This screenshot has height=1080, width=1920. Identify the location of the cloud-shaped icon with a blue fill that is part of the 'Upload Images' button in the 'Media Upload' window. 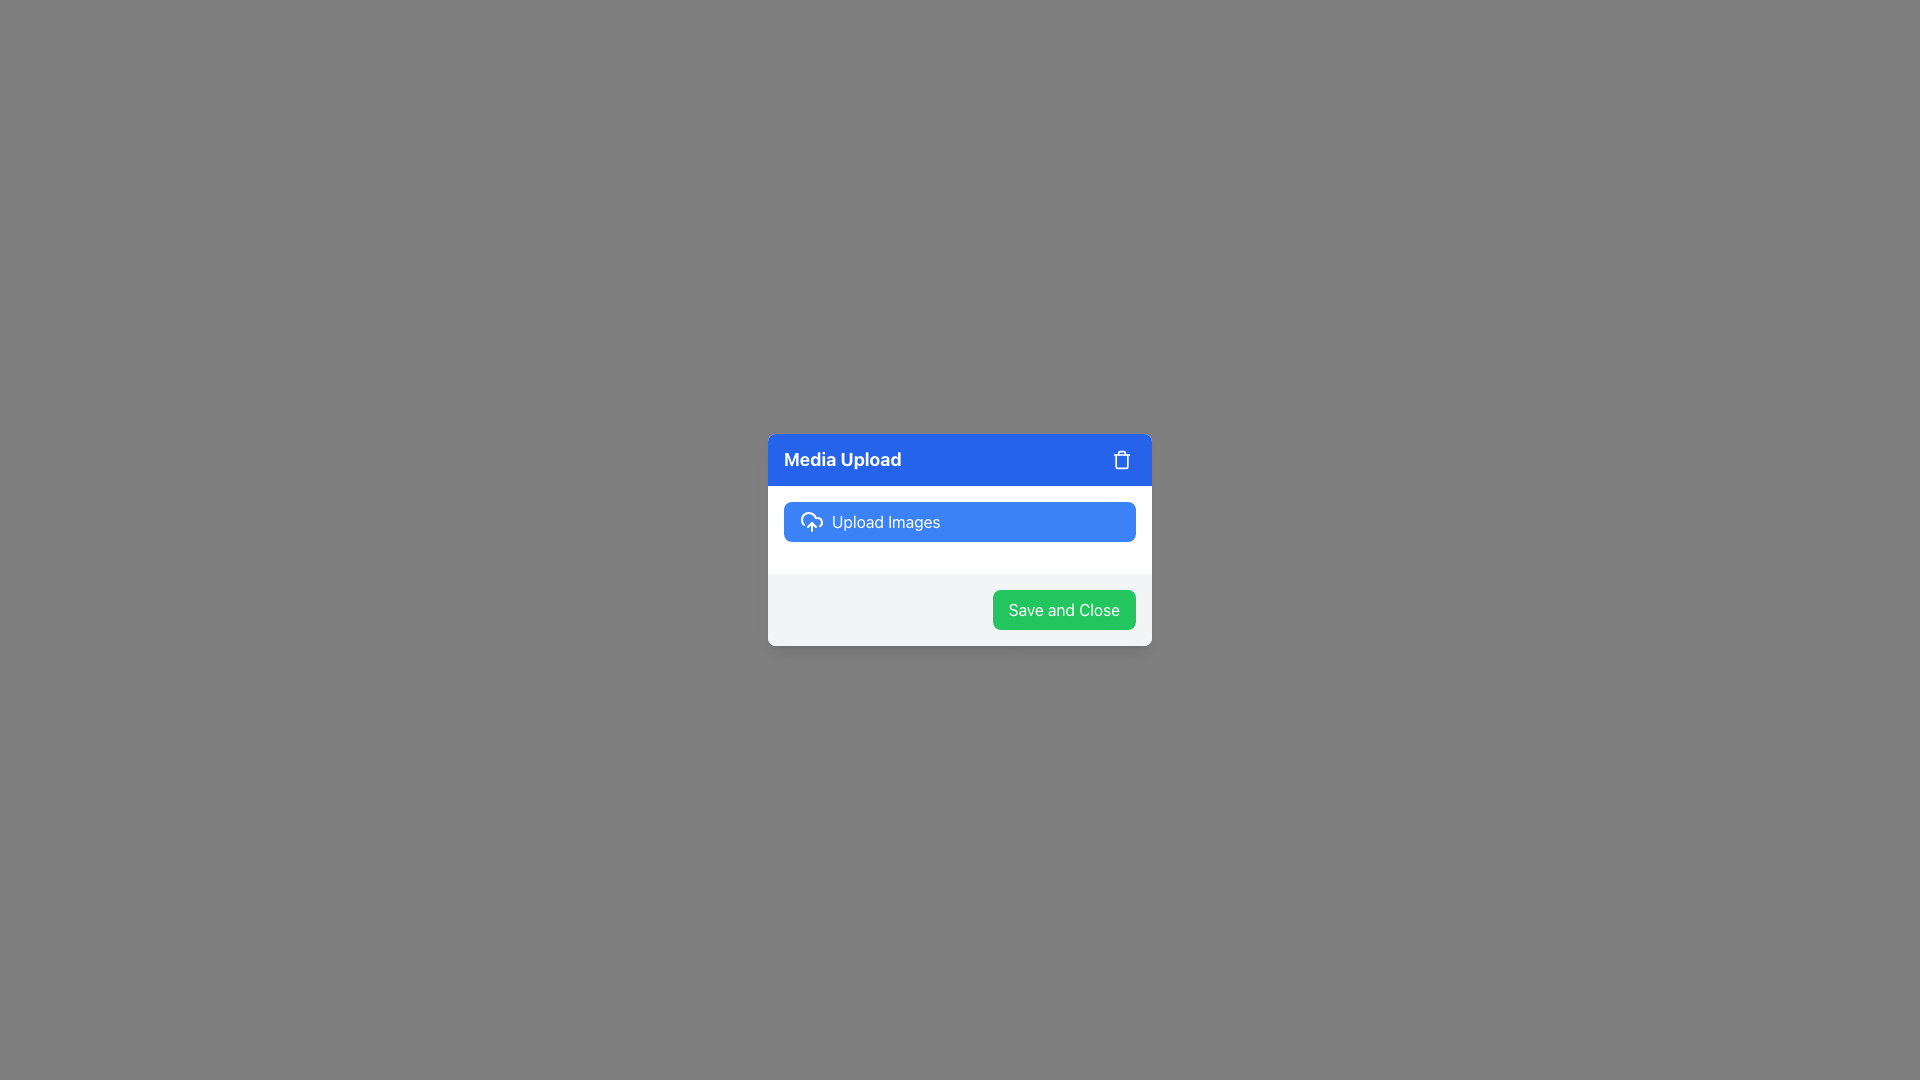
(811, 518).